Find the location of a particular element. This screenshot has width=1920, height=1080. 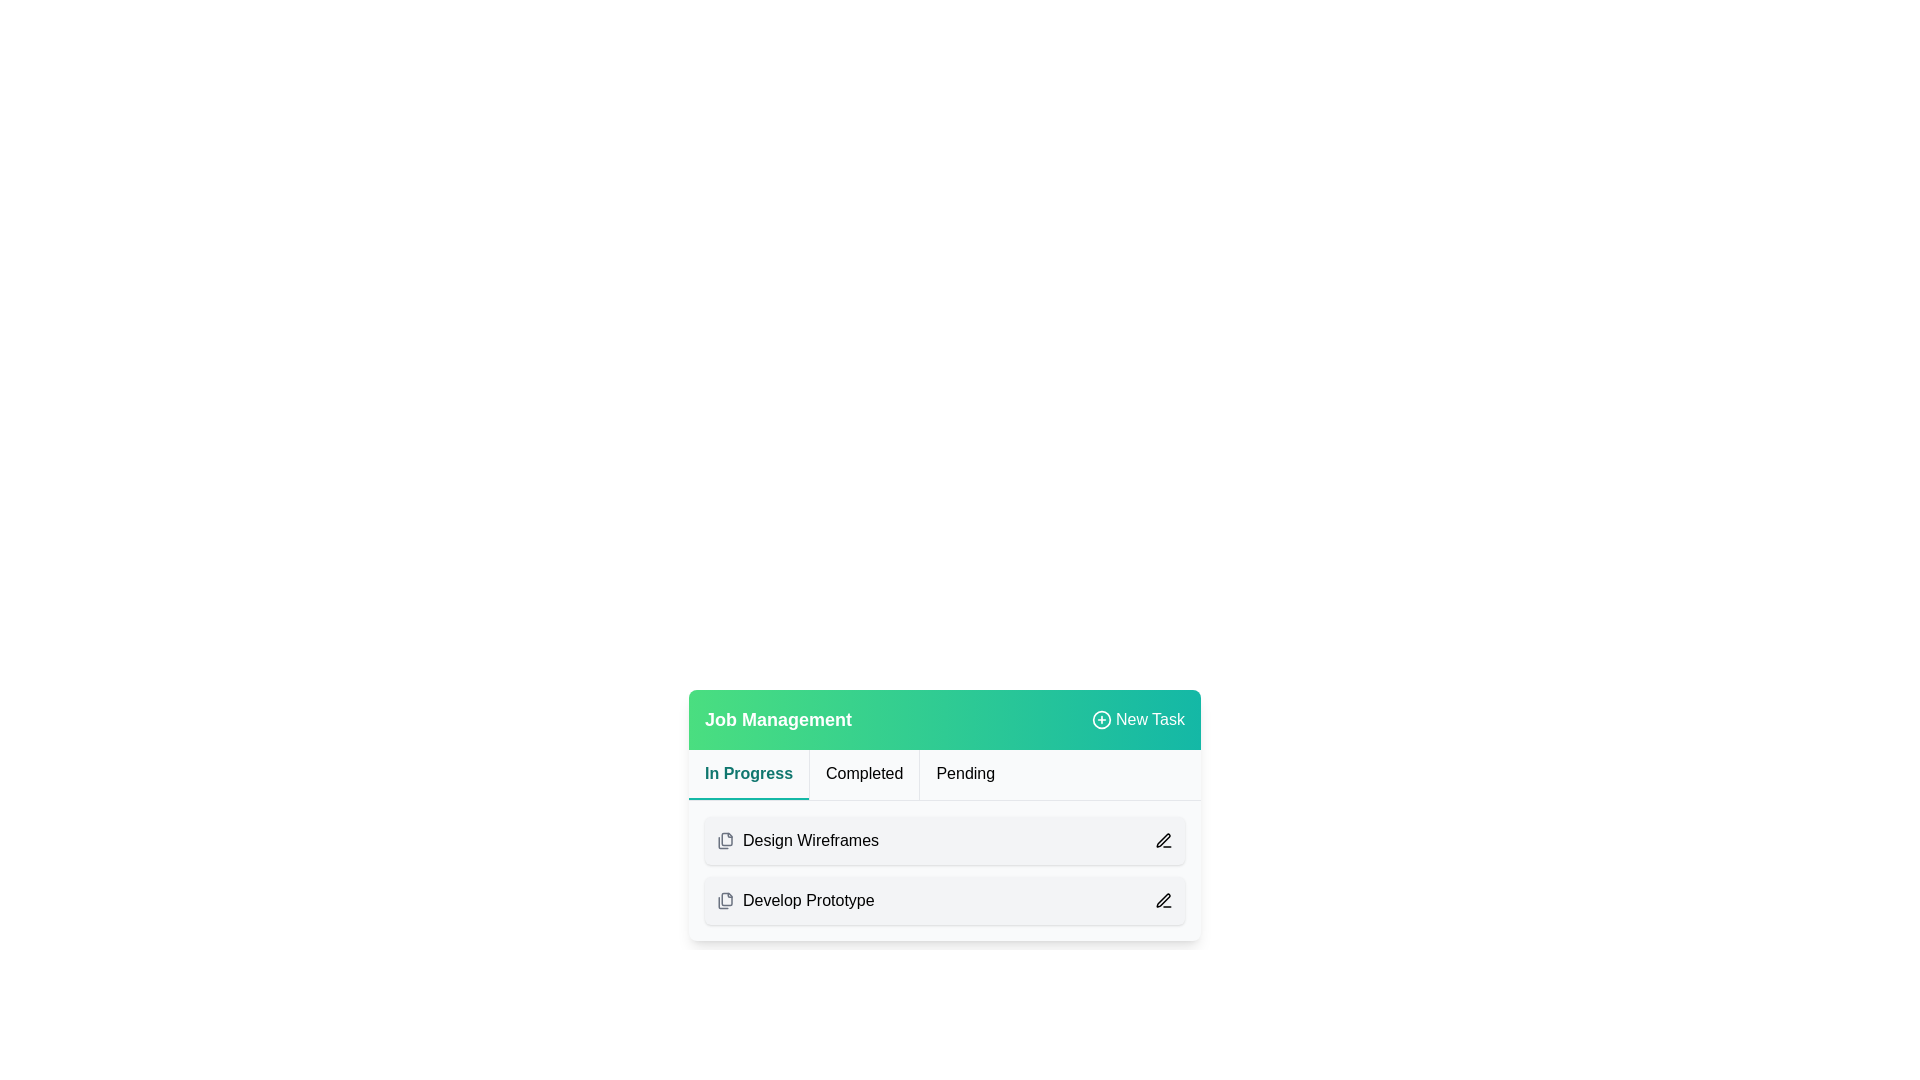

the pen icon button located to the right of the 'Design Wireframes' text label in the 'In Progress' task row is located at coordinates (1163, 840).